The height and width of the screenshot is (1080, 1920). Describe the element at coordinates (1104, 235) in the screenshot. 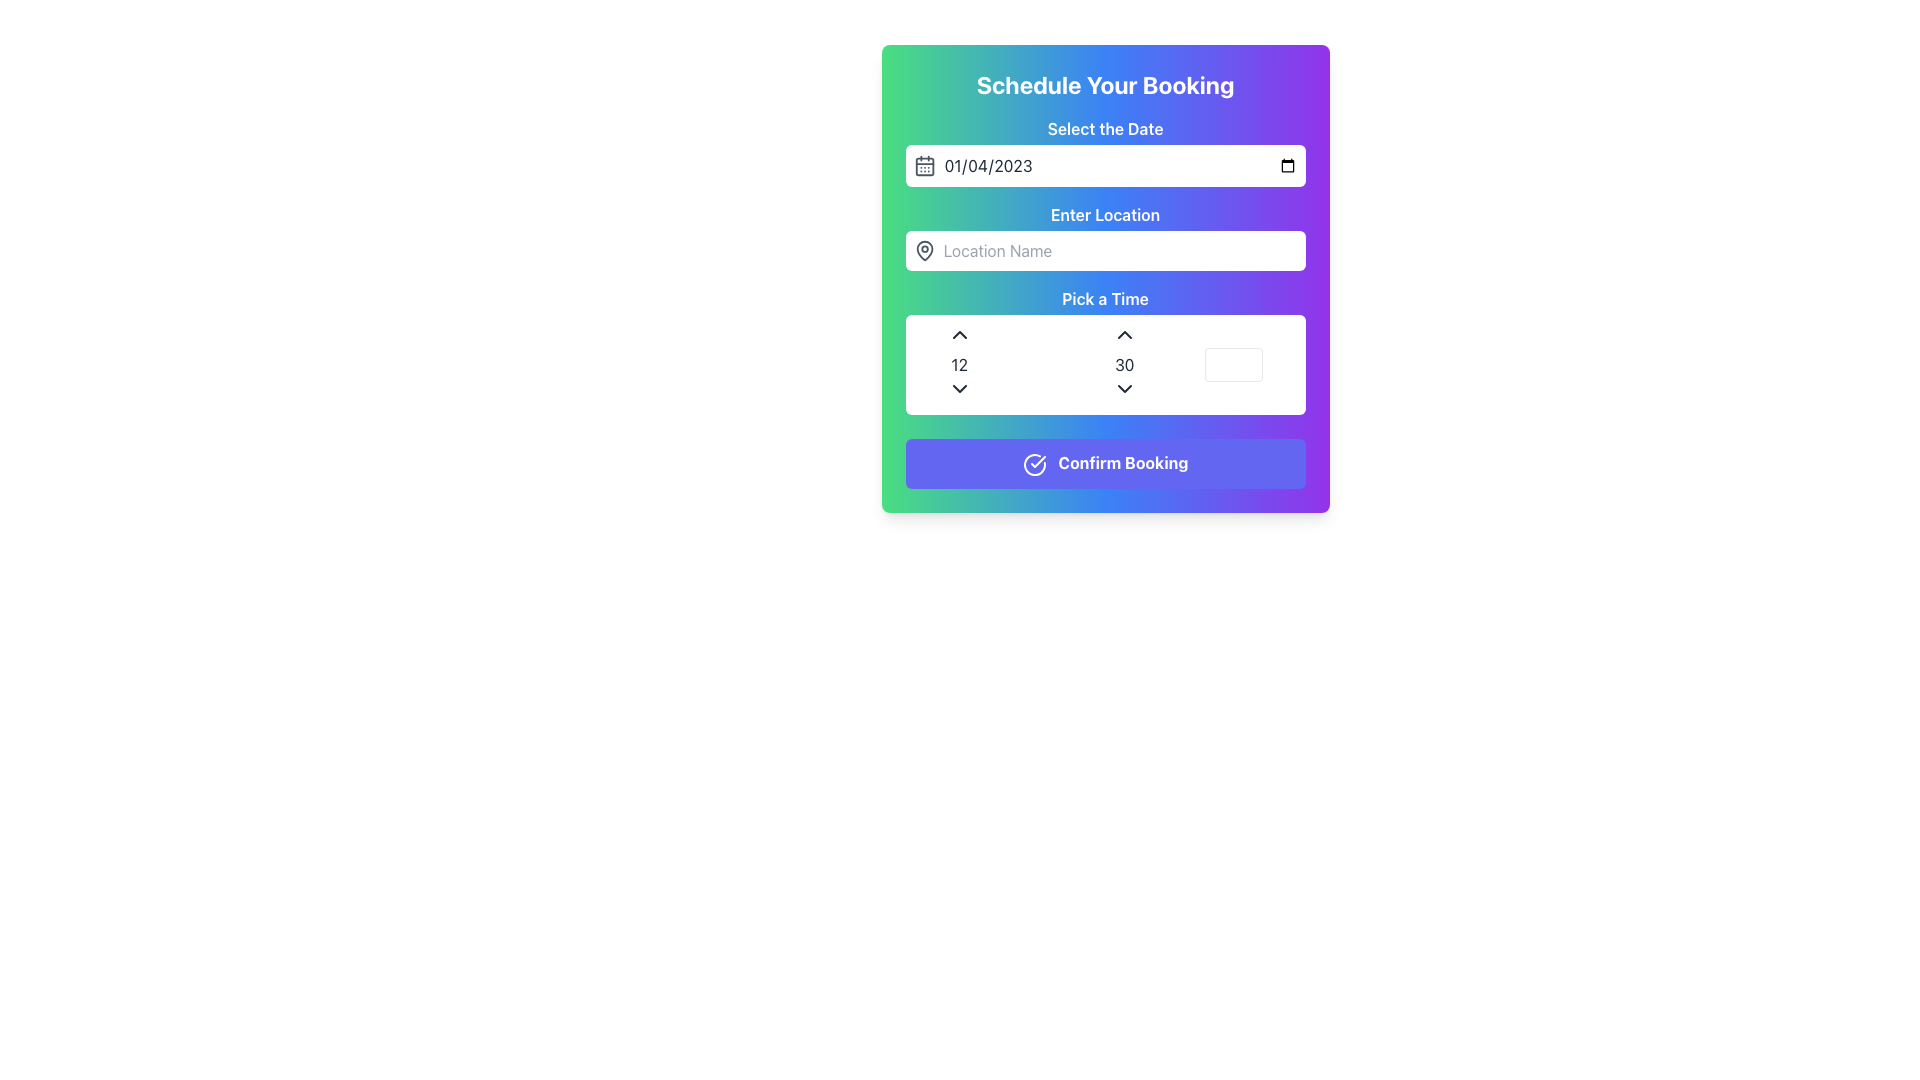

I see `the 'Enter Location' text input field to focus on it` at that location.